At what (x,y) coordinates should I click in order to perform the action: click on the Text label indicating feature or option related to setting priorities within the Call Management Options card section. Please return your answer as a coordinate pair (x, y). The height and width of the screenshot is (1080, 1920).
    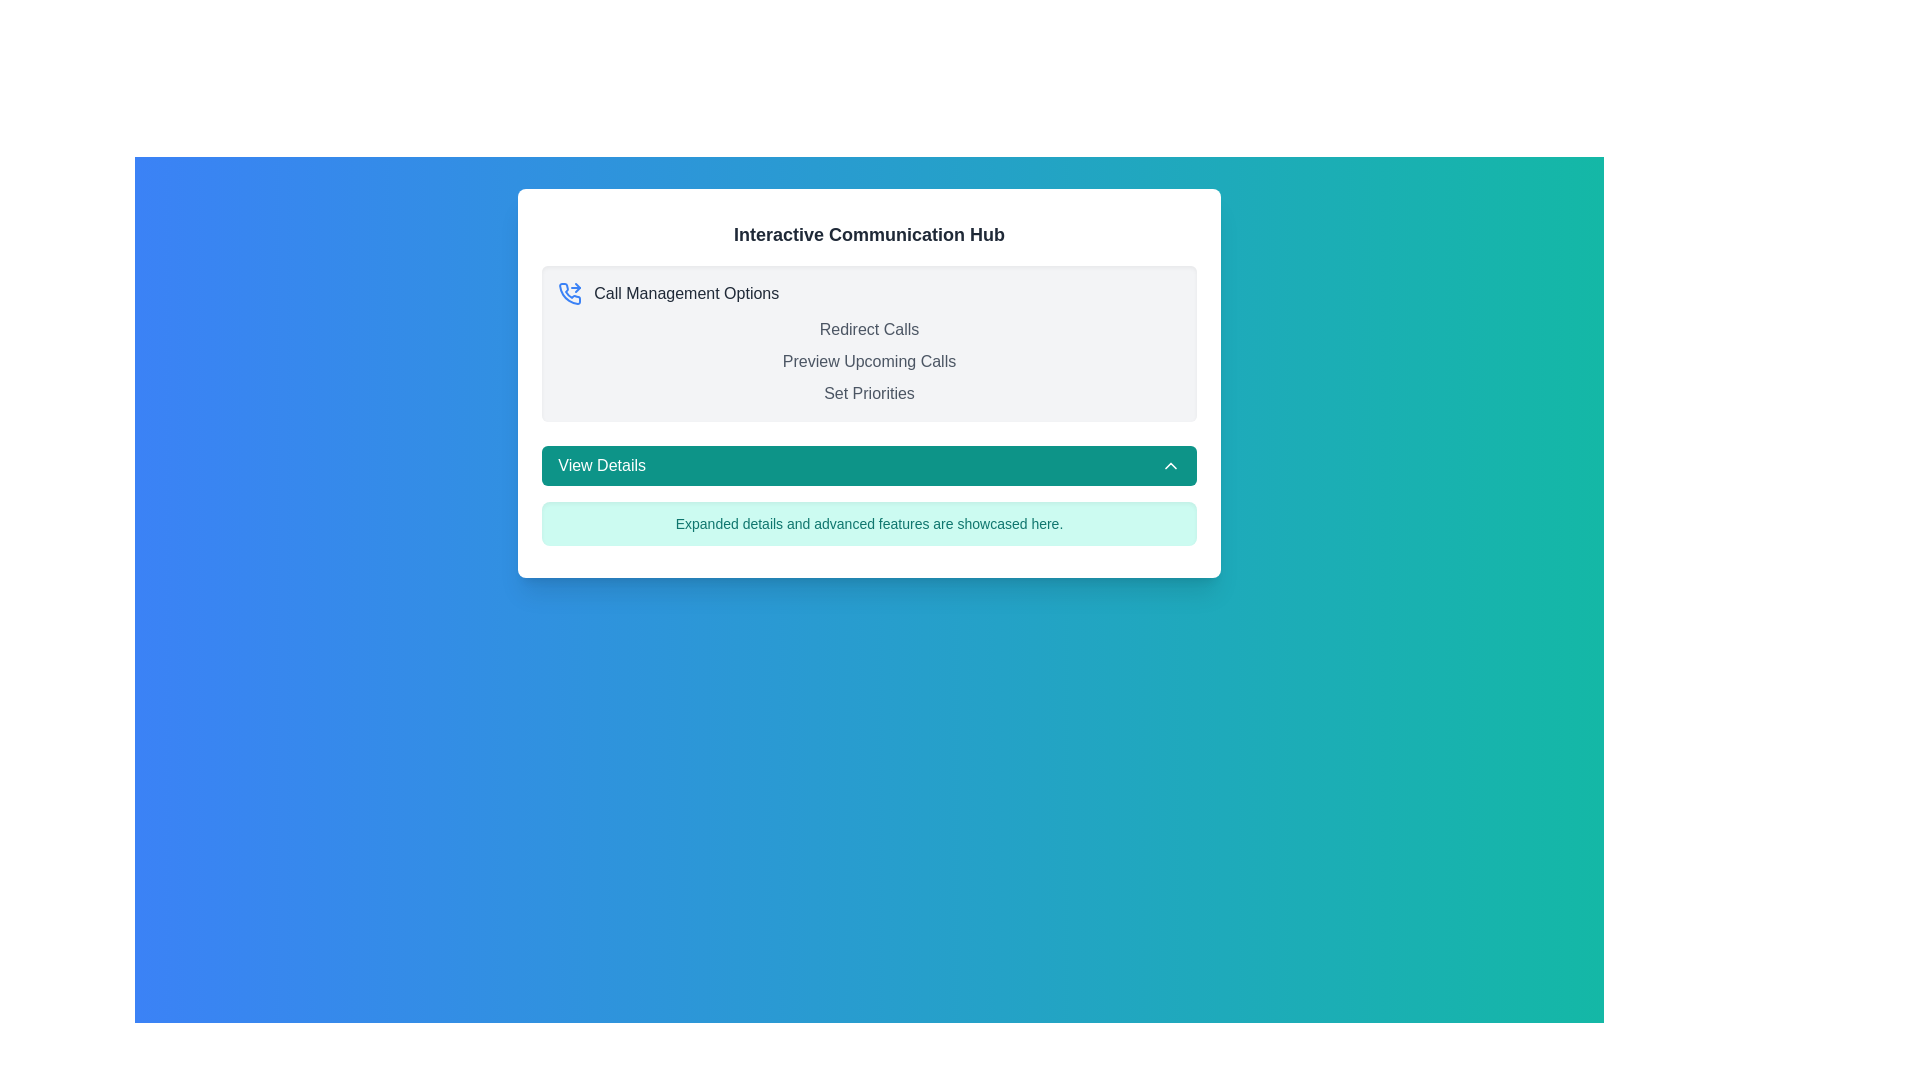
    Looking at the image, I should click on (869, 394).